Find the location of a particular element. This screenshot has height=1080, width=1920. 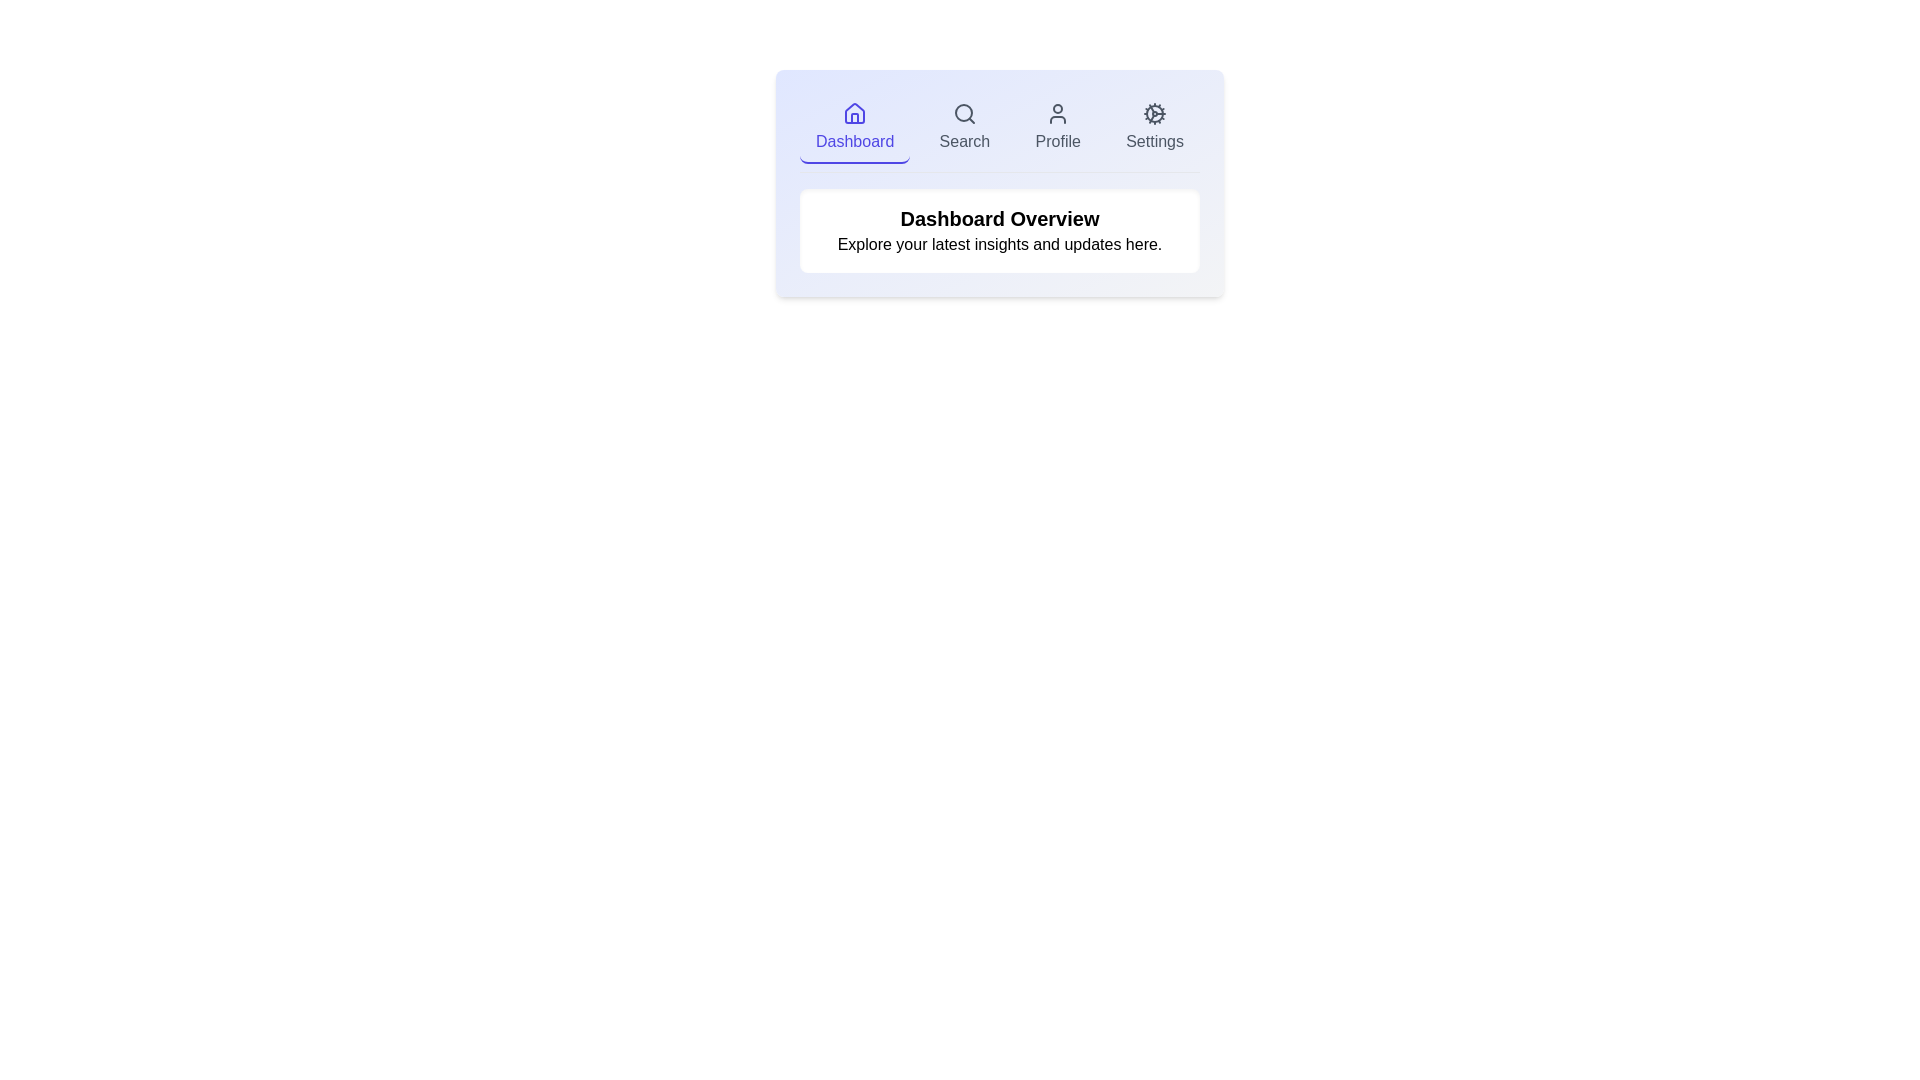

the house-shaped icon in the navigation bar is located at coordinates (855, 113).